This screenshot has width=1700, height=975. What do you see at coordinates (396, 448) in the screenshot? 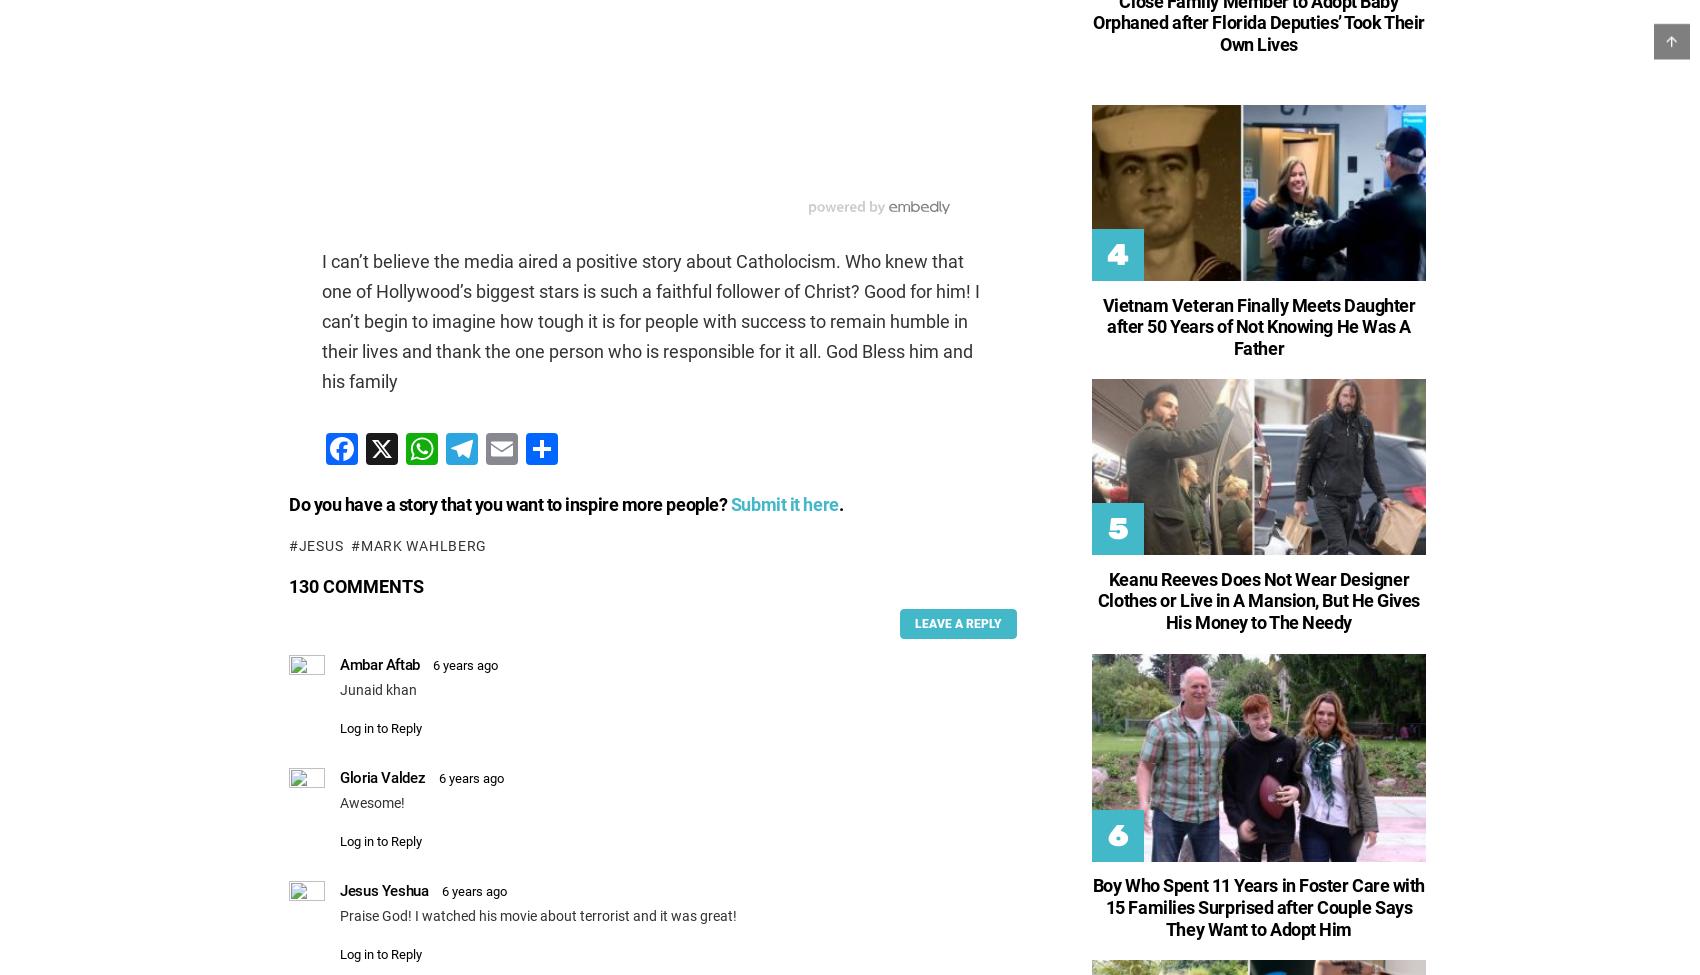
I see `'X'` at bounding box center [396, 448].